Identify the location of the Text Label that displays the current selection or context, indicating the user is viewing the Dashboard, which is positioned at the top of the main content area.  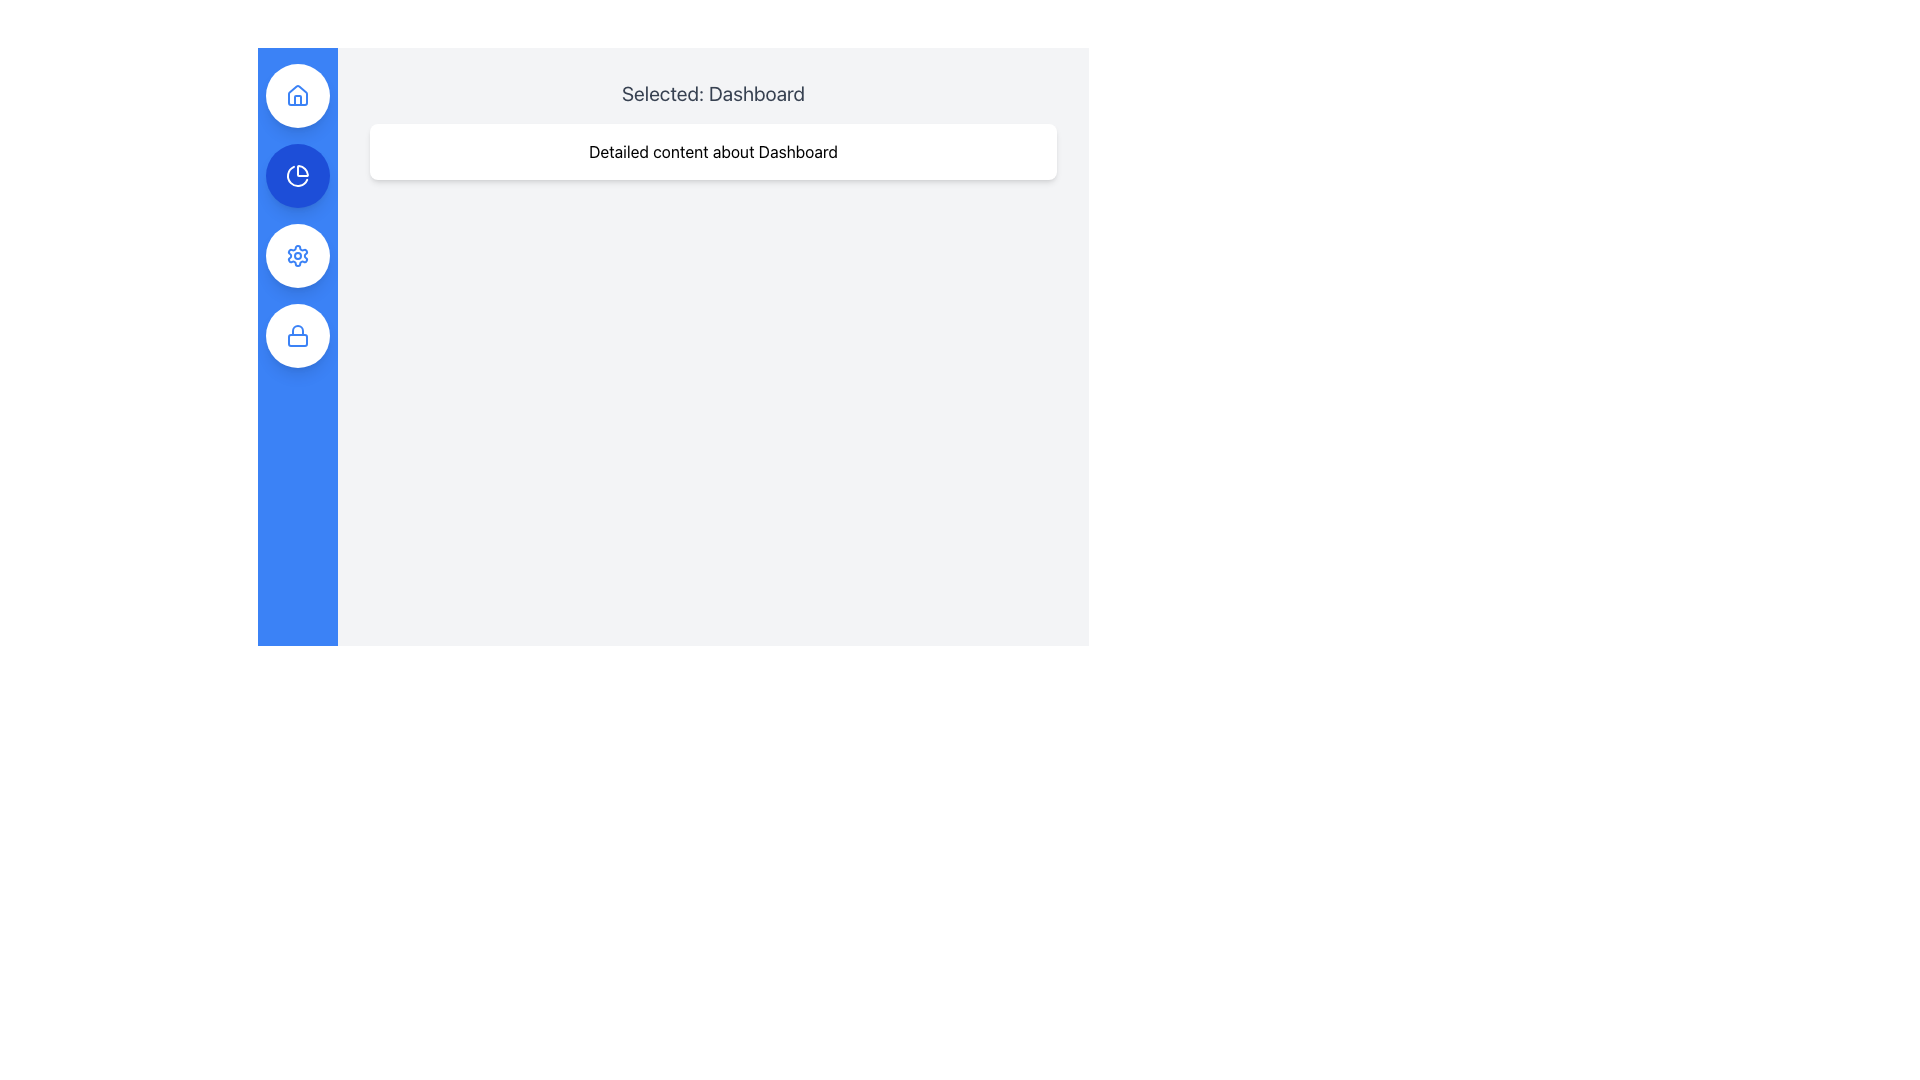
(713, 93).